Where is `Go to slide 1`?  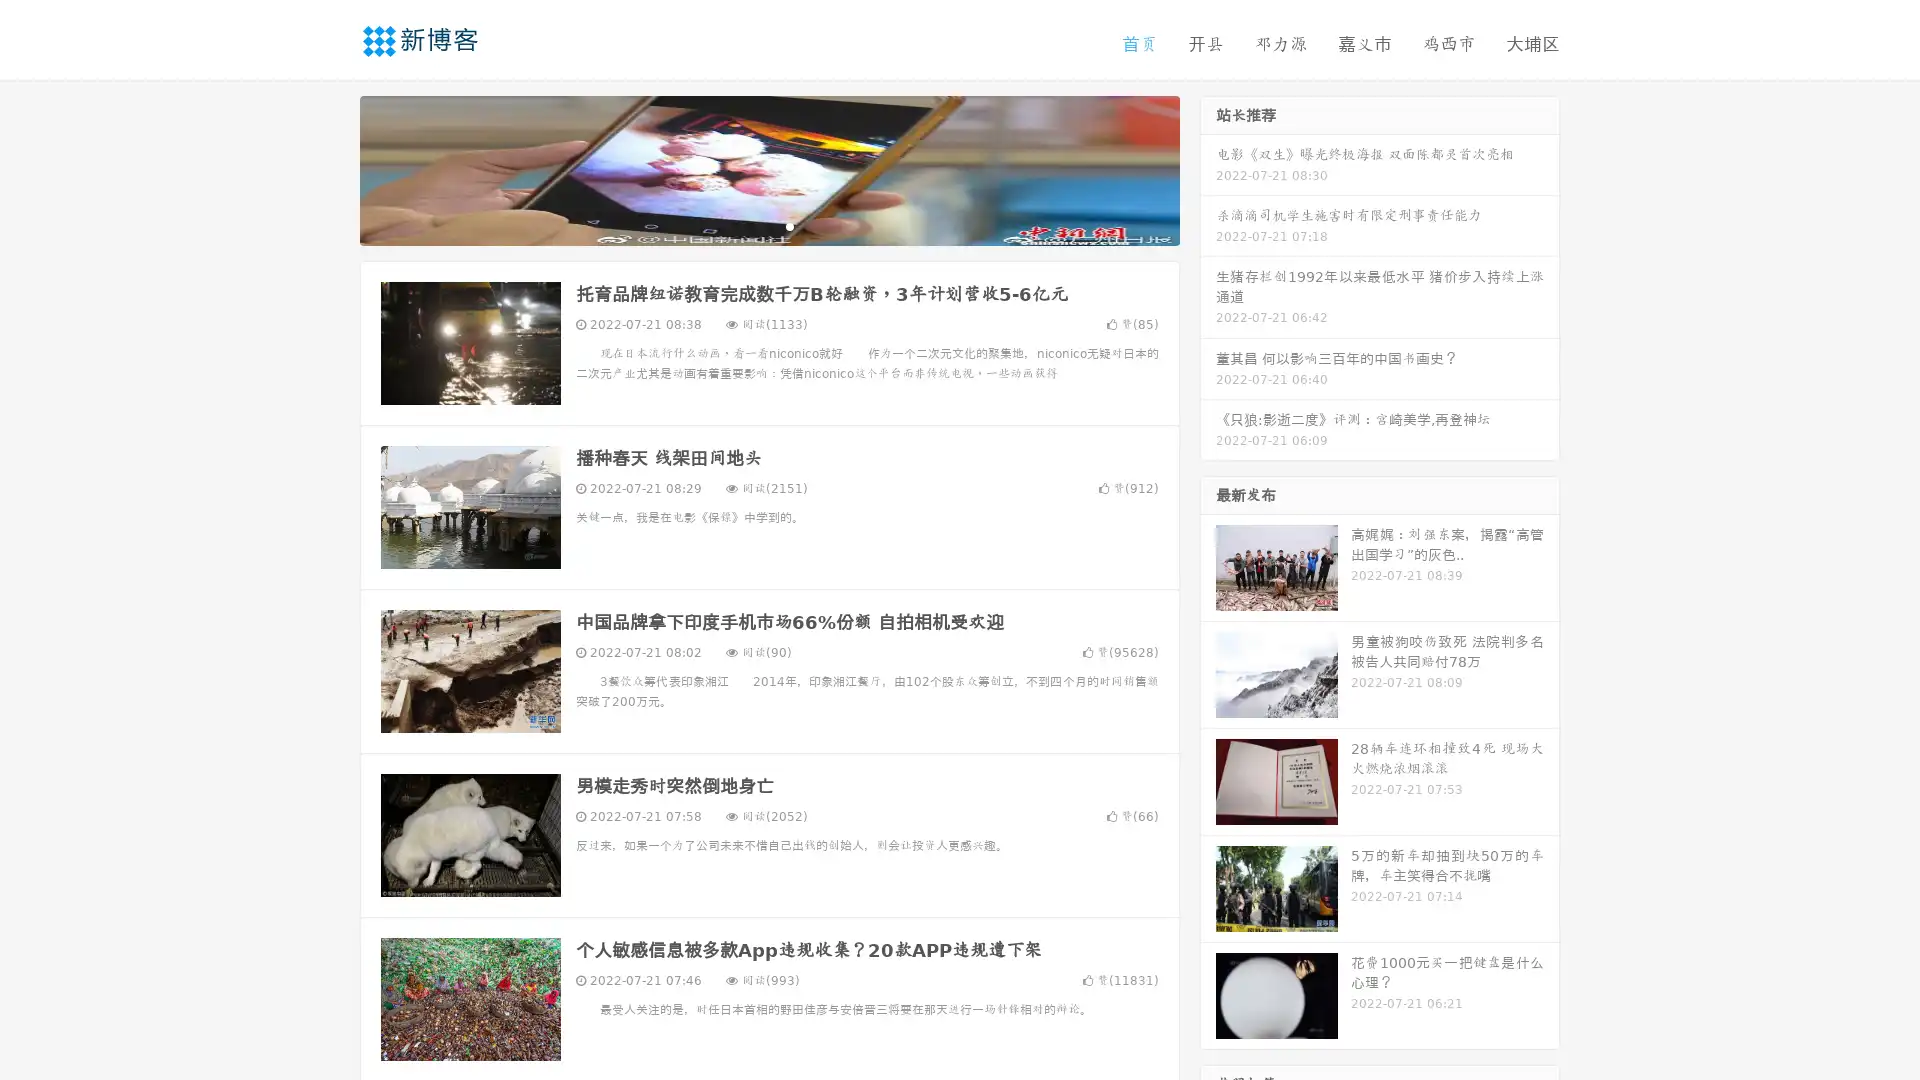 Go to slide 1 is located at coordinates (748, 225).